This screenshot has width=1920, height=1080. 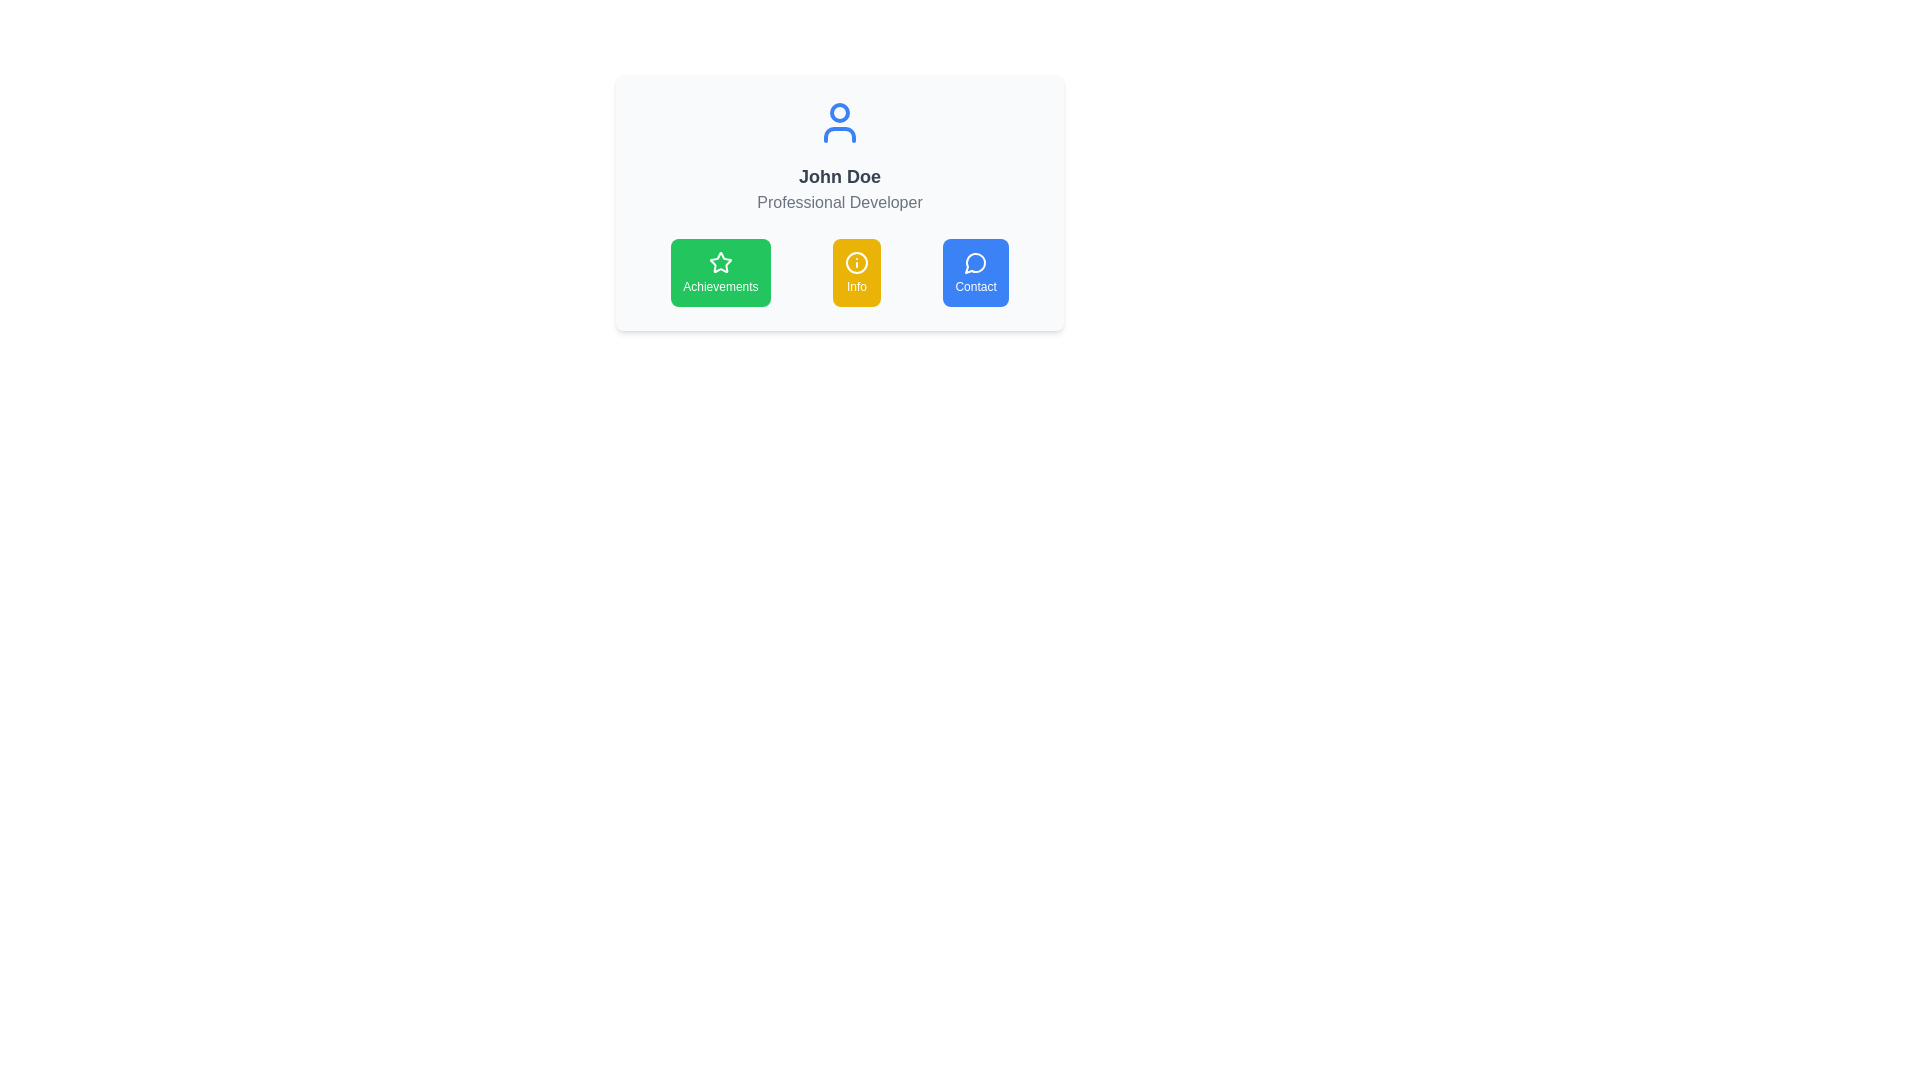 What do you see at coordinates (840, 203) in the screenshot?
I see `the Text Label that provides information about the user's professional role, specifically the label stating 'Professional Developer', which is located underneath the name 'John Doe'` at bounding box center [840, 203].